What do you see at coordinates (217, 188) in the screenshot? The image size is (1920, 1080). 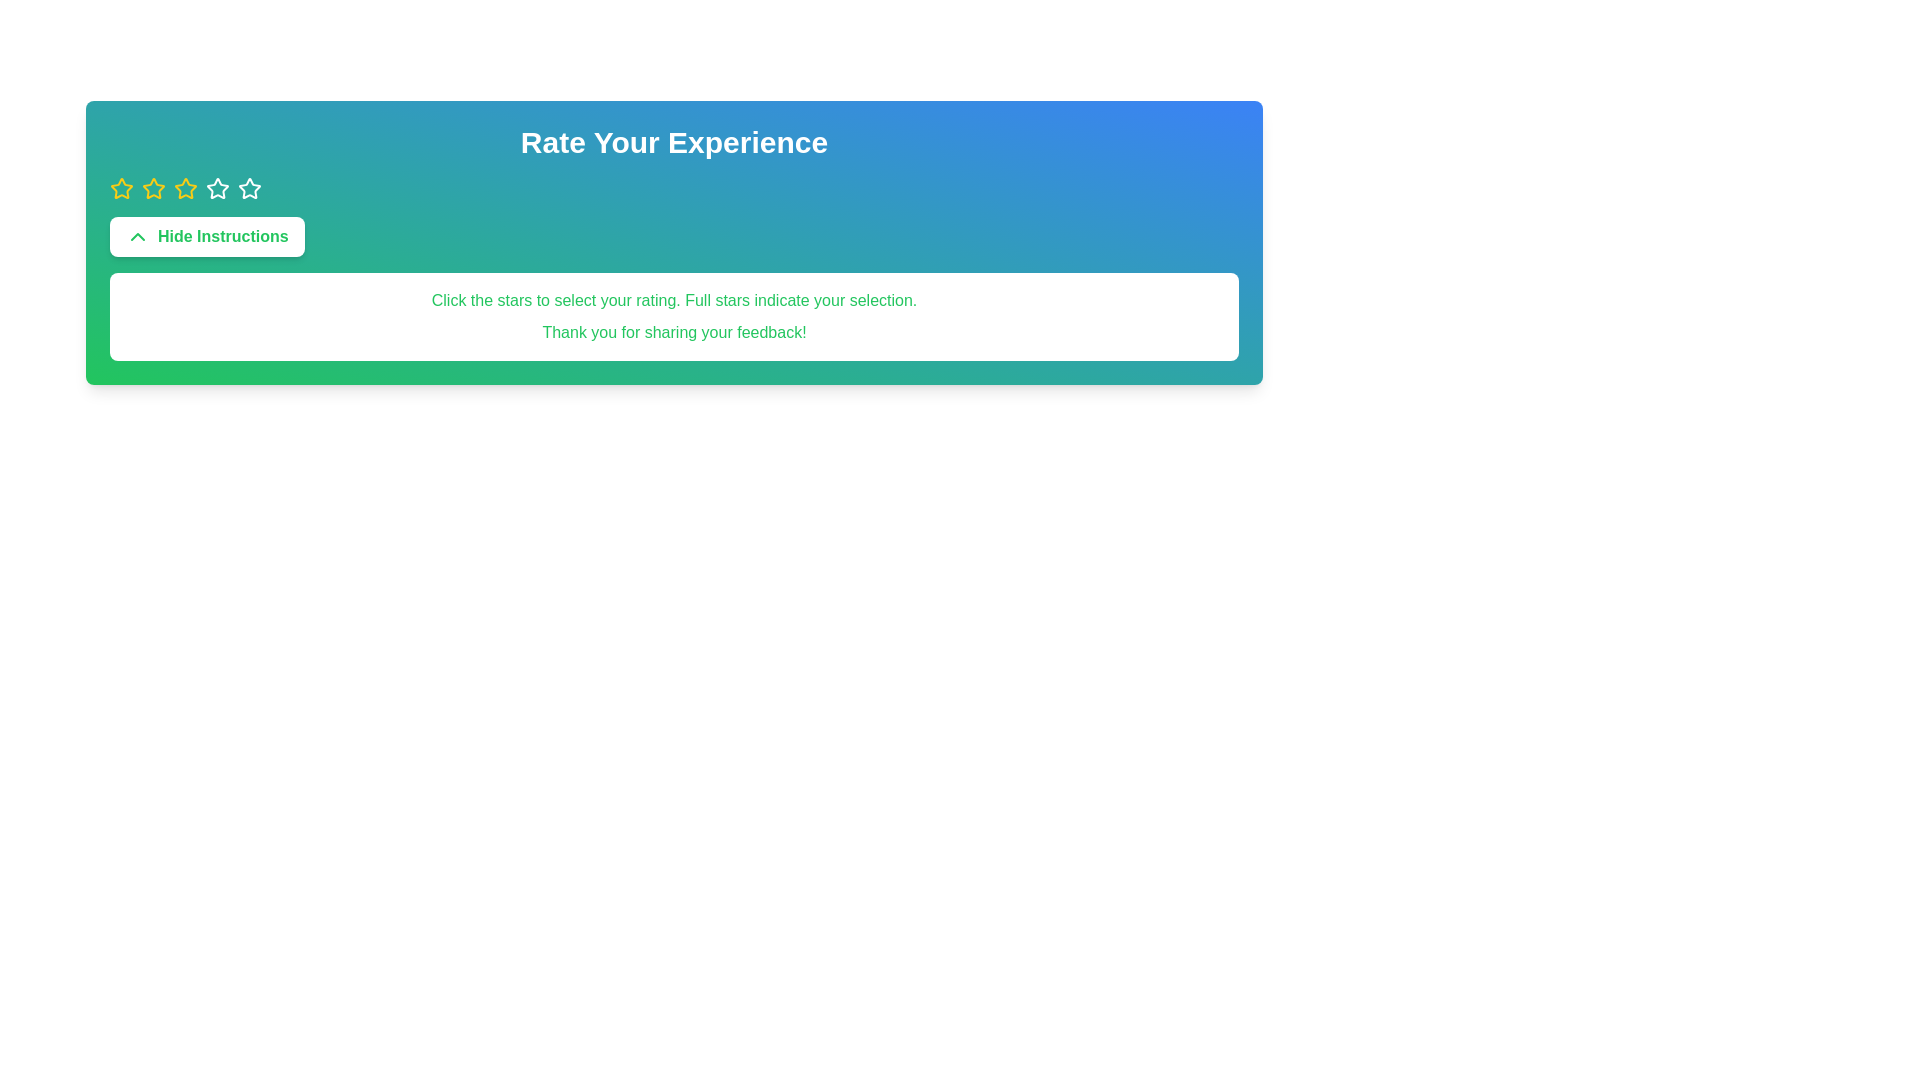 I see `the third teal star icon in the rating interface to rate it` at bounding box center [217, 188].